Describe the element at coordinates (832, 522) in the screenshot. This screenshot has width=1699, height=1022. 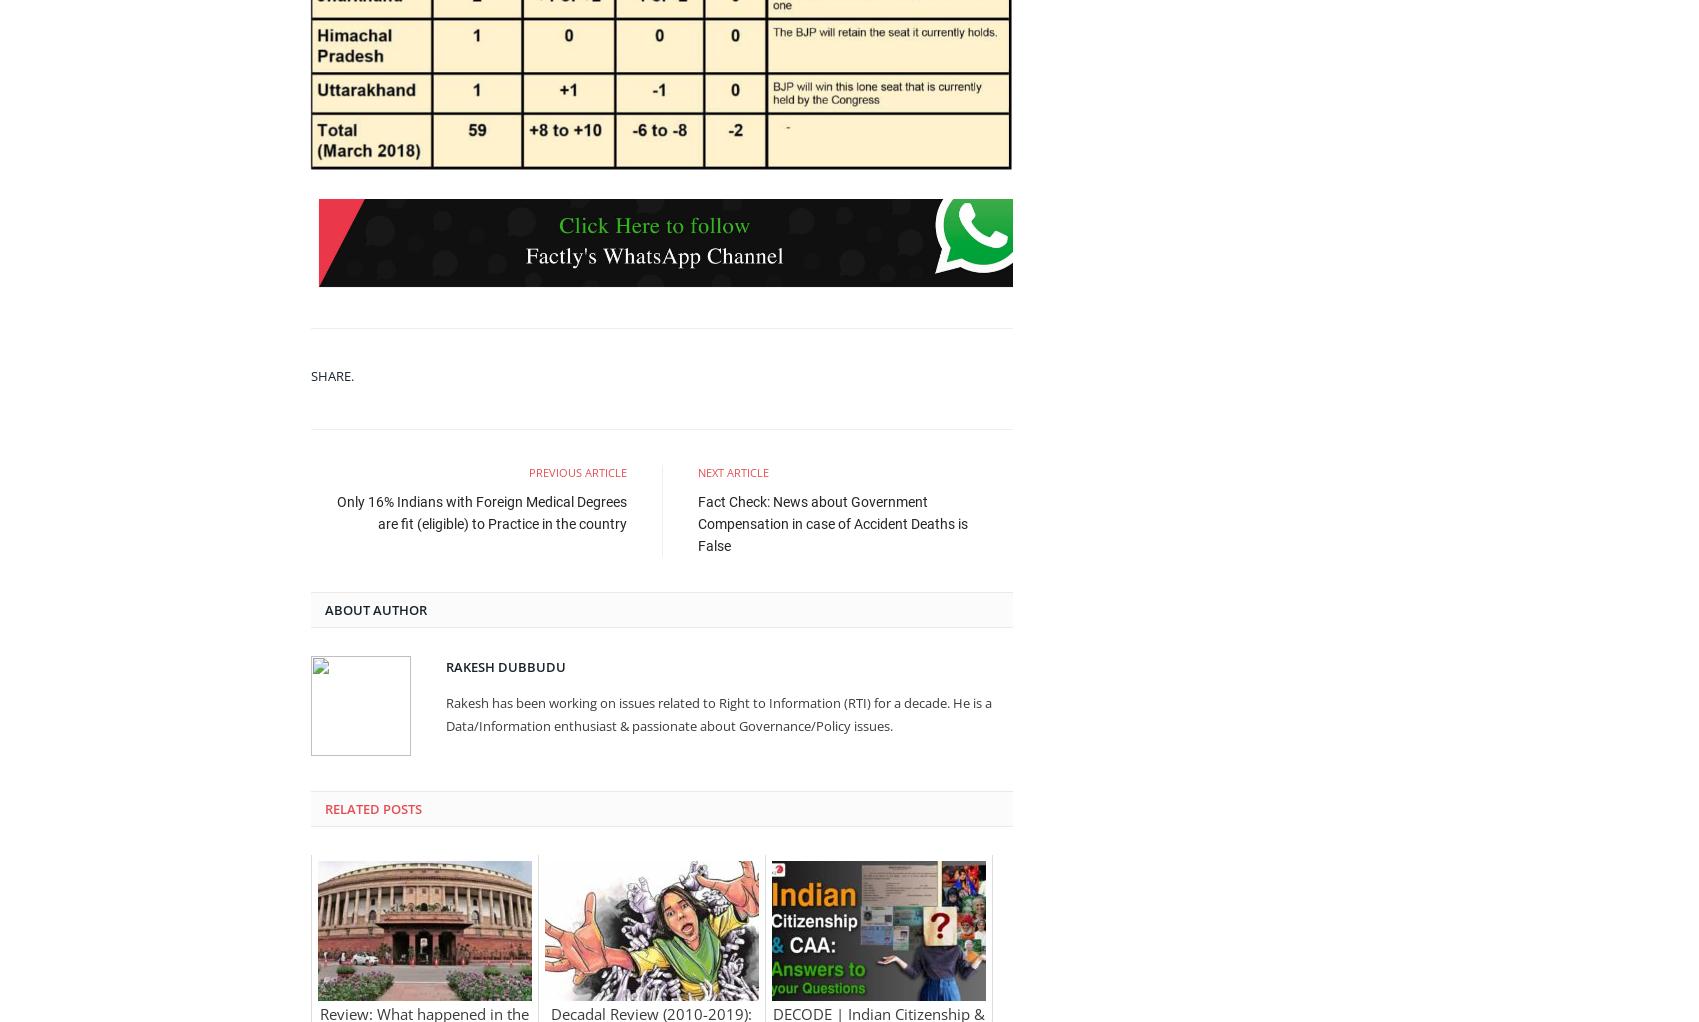
I see `'Fact Check: News about Government Compensation in case of Accident Deaths is False'` at that location.